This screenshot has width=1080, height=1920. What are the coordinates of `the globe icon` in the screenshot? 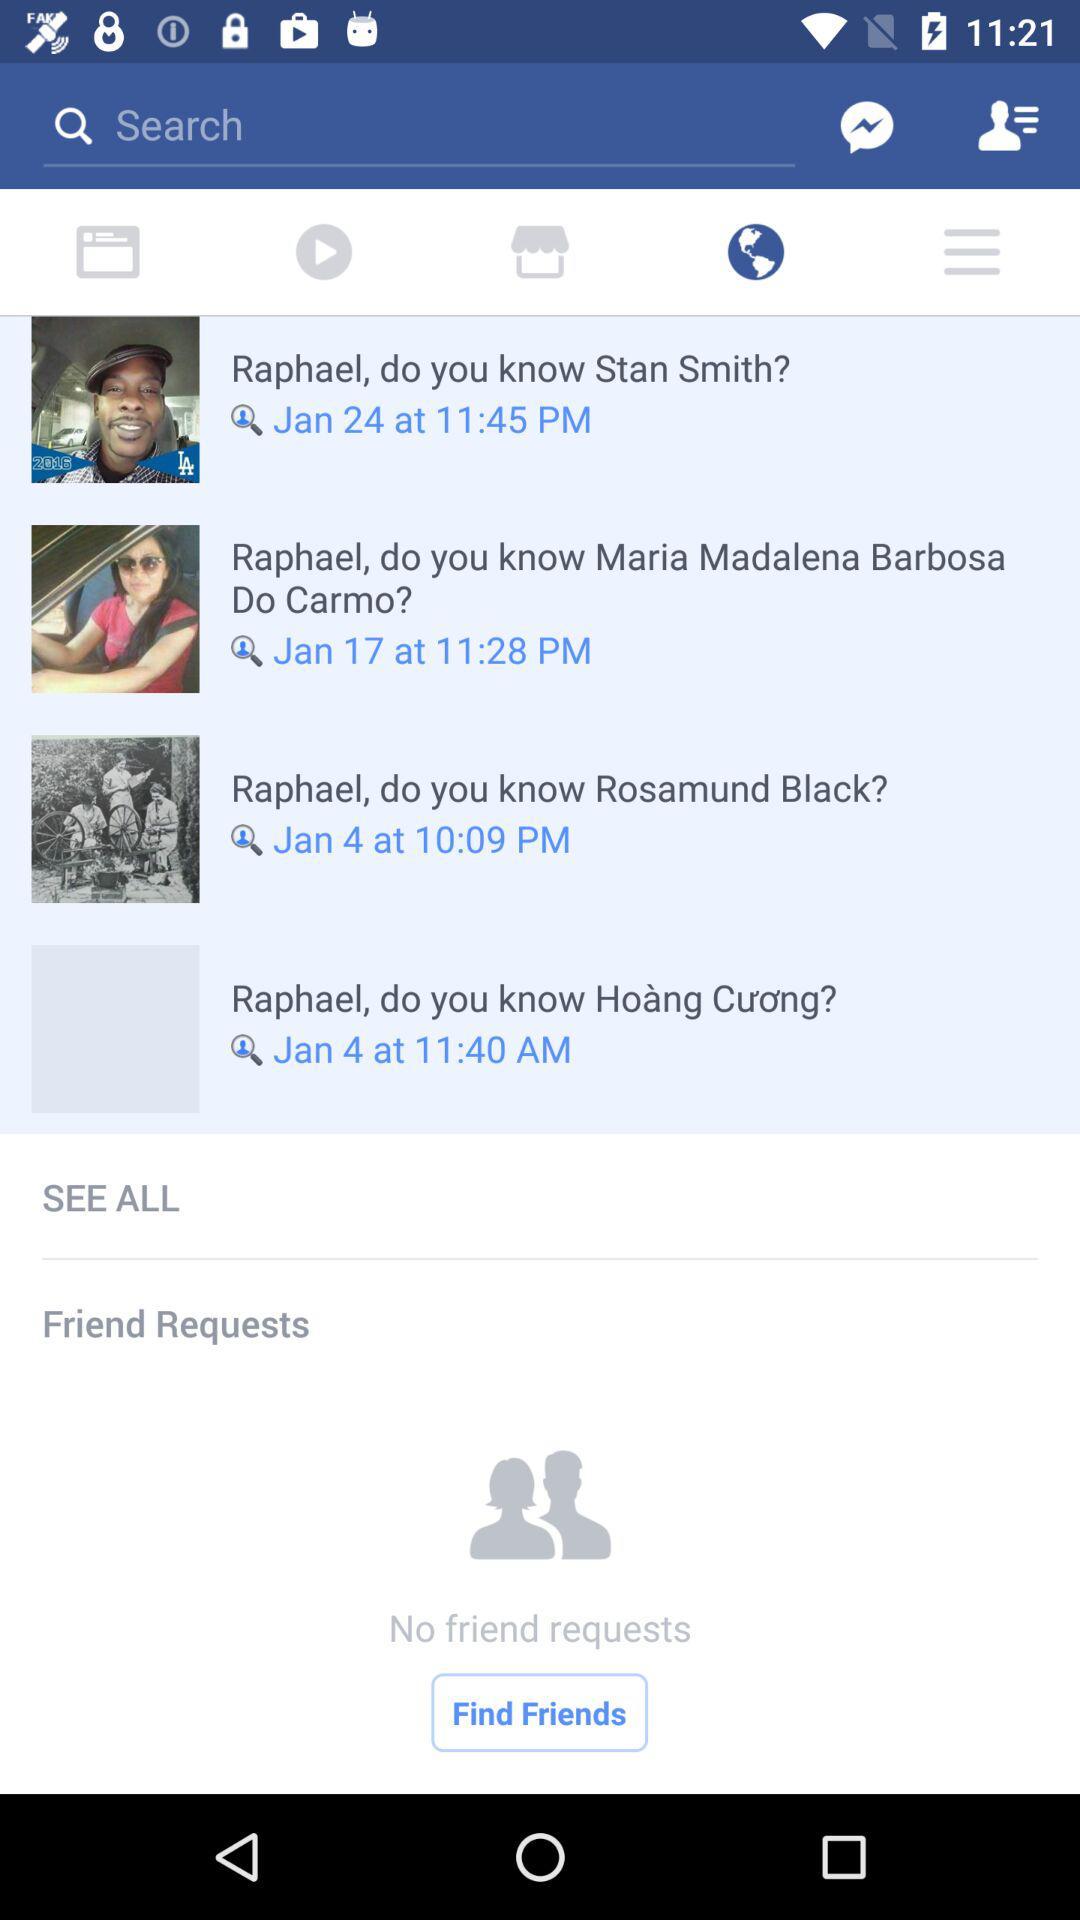 It's located at (756, 251).